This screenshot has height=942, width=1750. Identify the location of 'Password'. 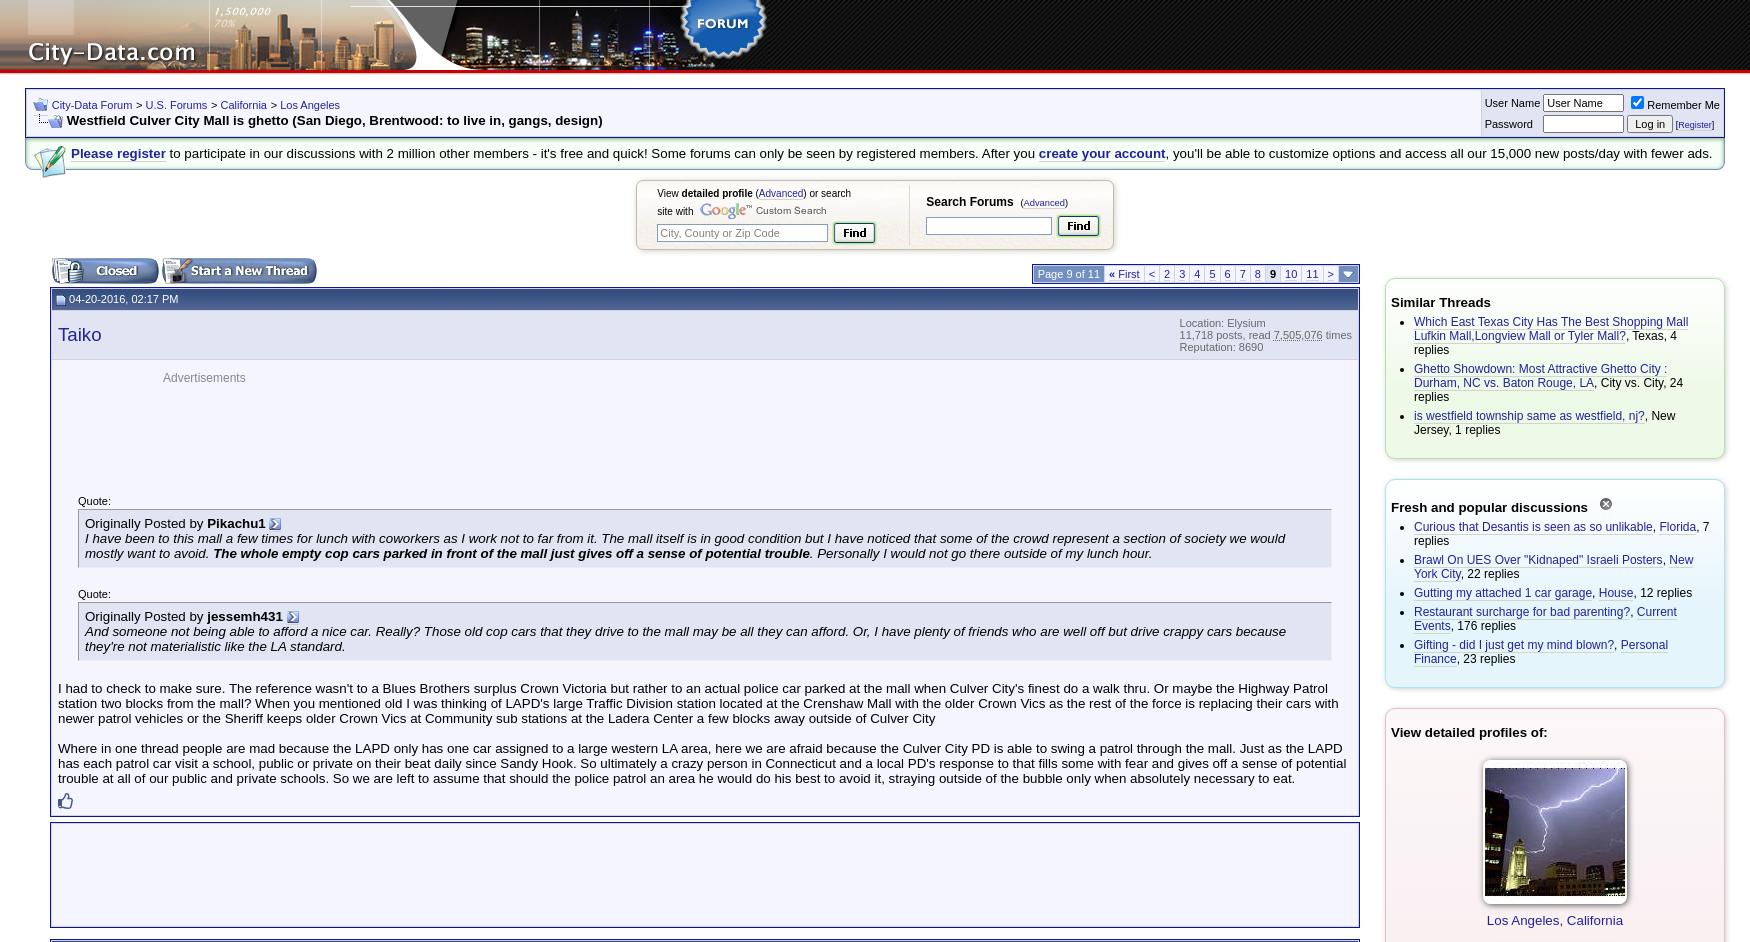
(1506, 123).